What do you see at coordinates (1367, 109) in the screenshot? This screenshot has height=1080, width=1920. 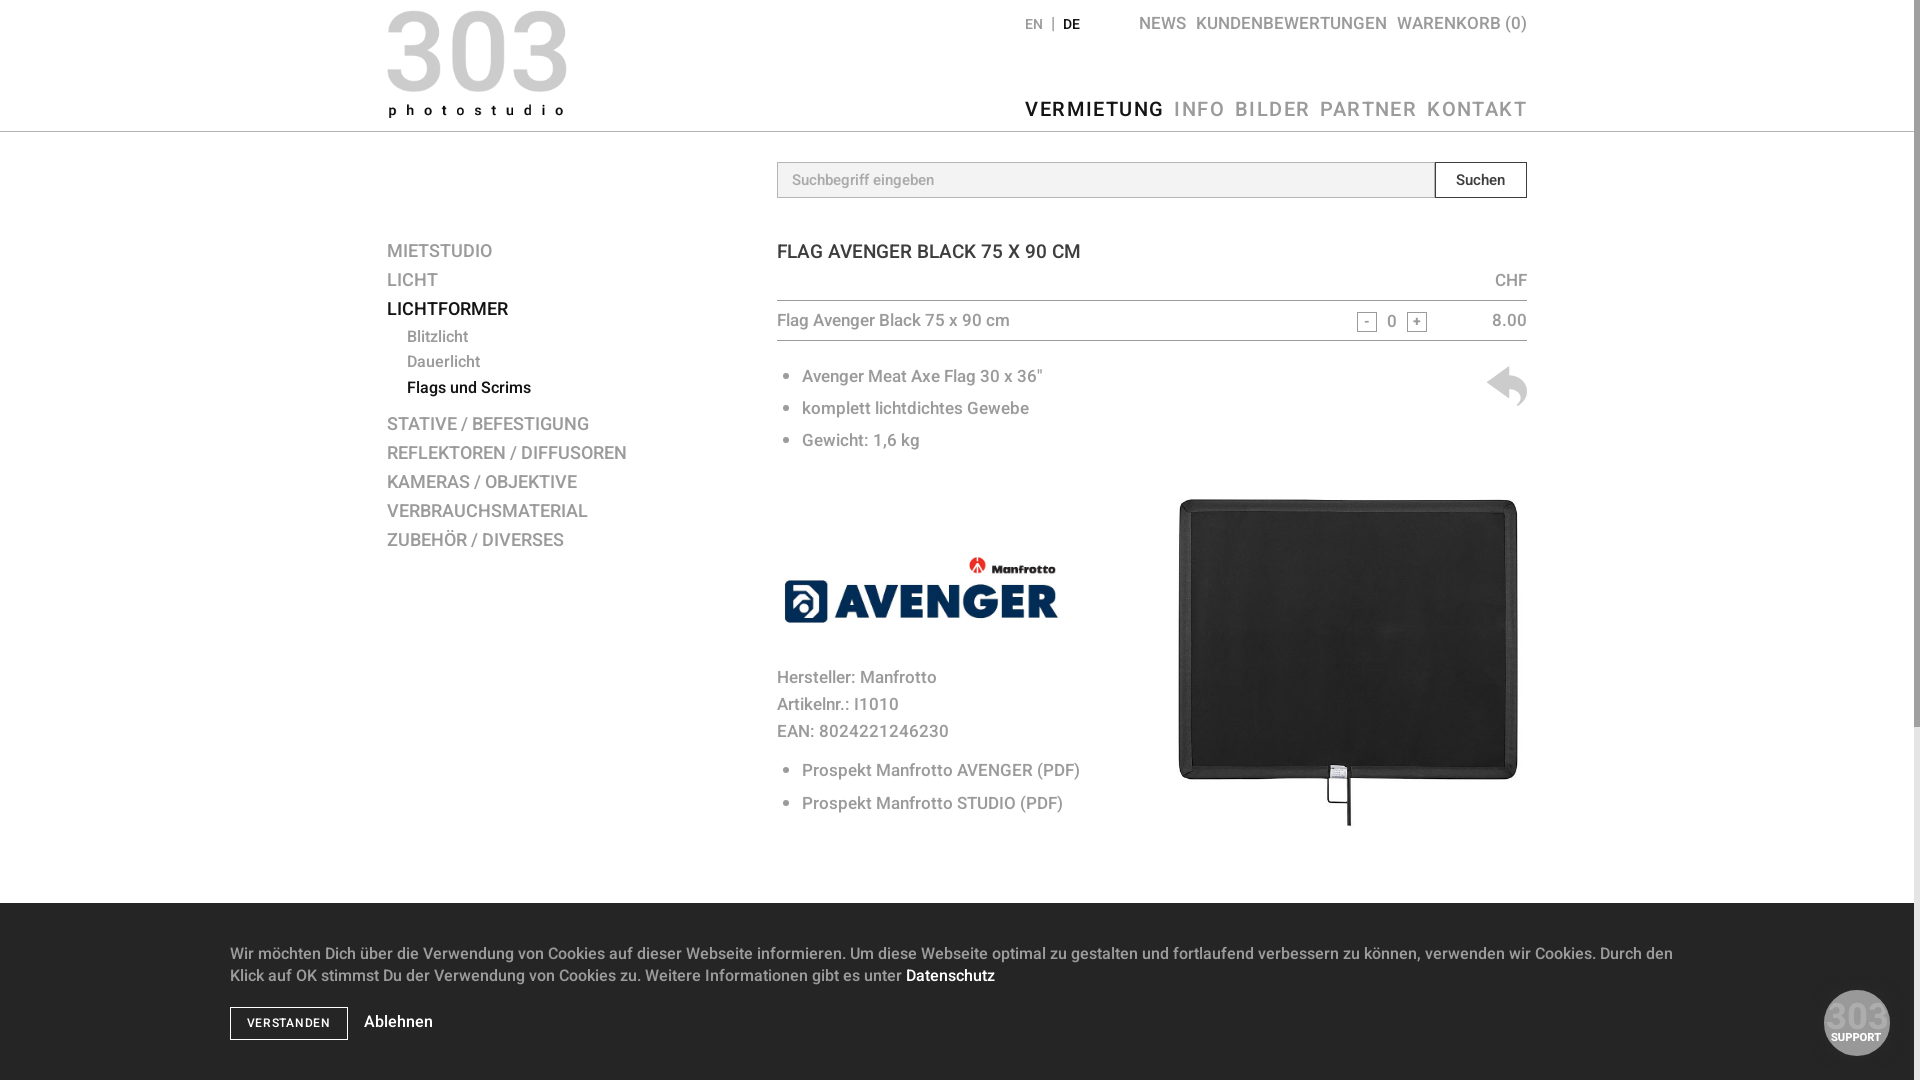 I see `'PARTNER'` at bounding box center [1367, 109].